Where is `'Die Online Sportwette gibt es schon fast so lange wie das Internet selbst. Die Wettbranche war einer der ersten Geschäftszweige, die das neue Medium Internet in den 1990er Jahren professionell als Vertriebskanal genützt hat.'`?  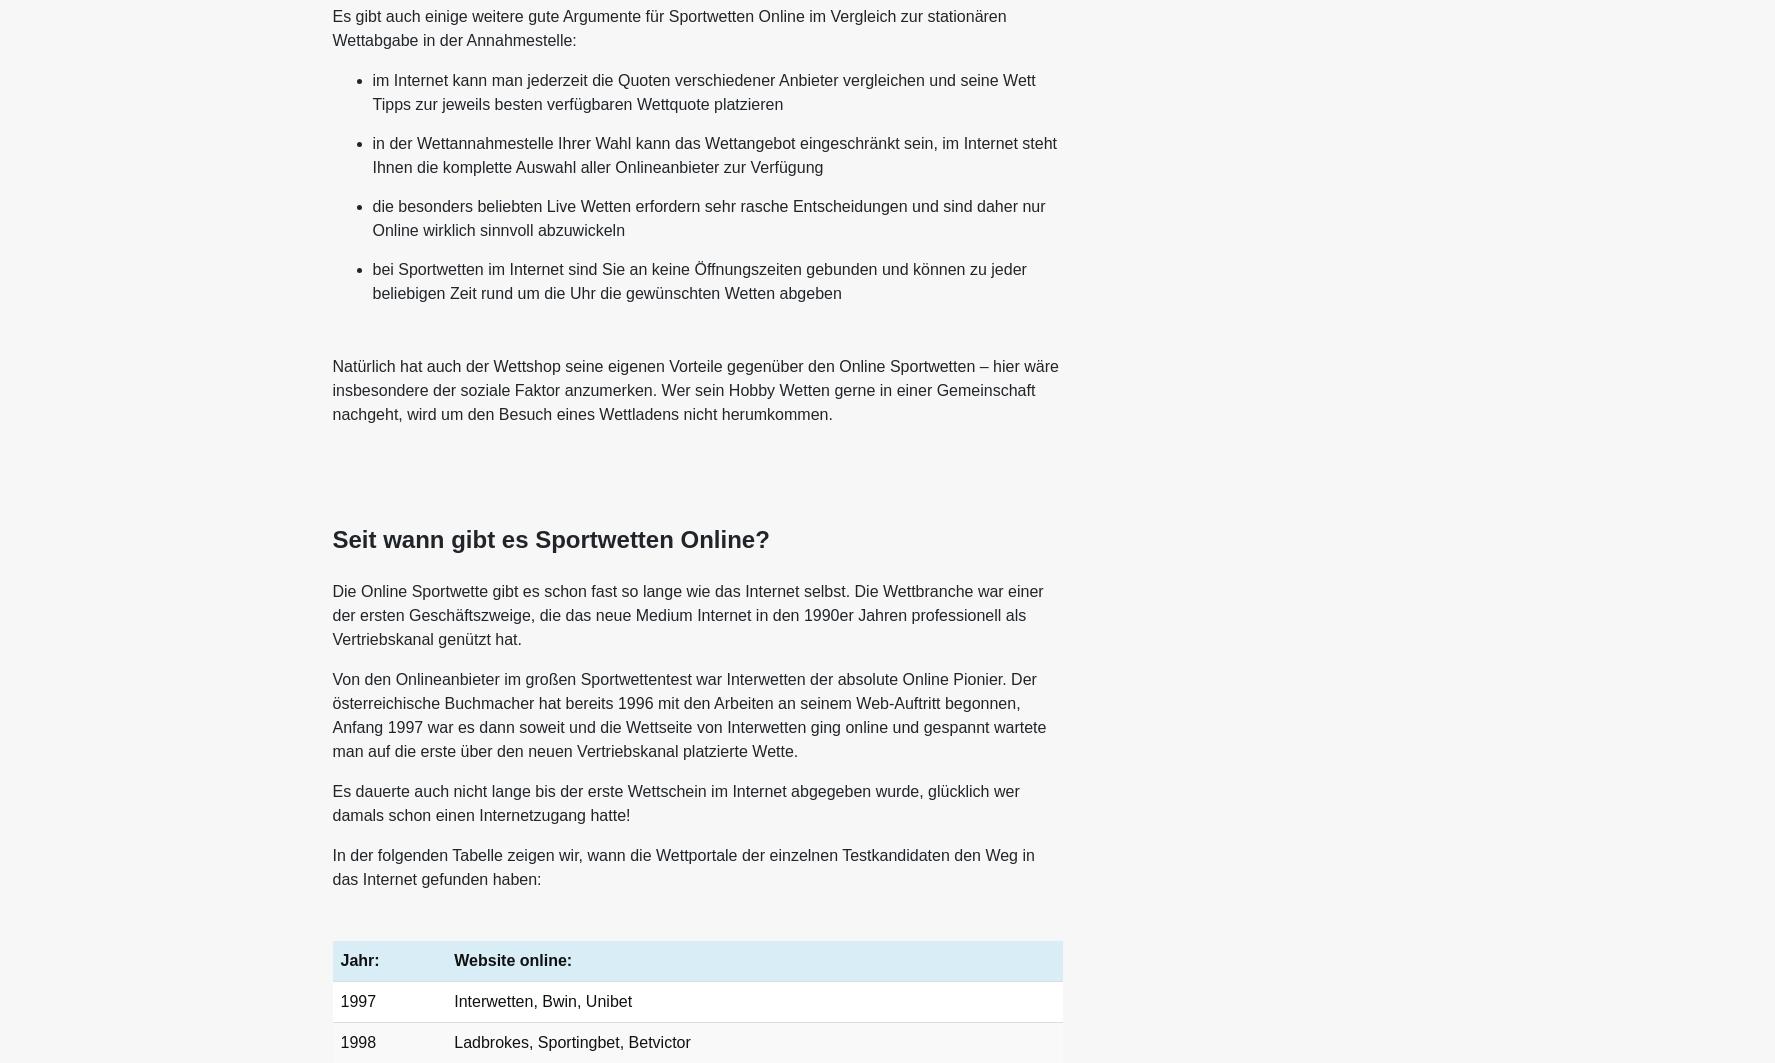
'Die Online Sportwette gibt es schon fast so lange wie das Internet selbst. Die Wettbranche war einer der ersten Geschäftszweige, die das neue Medium Internet in den 1990er Jahren professionell als Vertriebskanal genützt hat.' is located at coordinates (686, 614).